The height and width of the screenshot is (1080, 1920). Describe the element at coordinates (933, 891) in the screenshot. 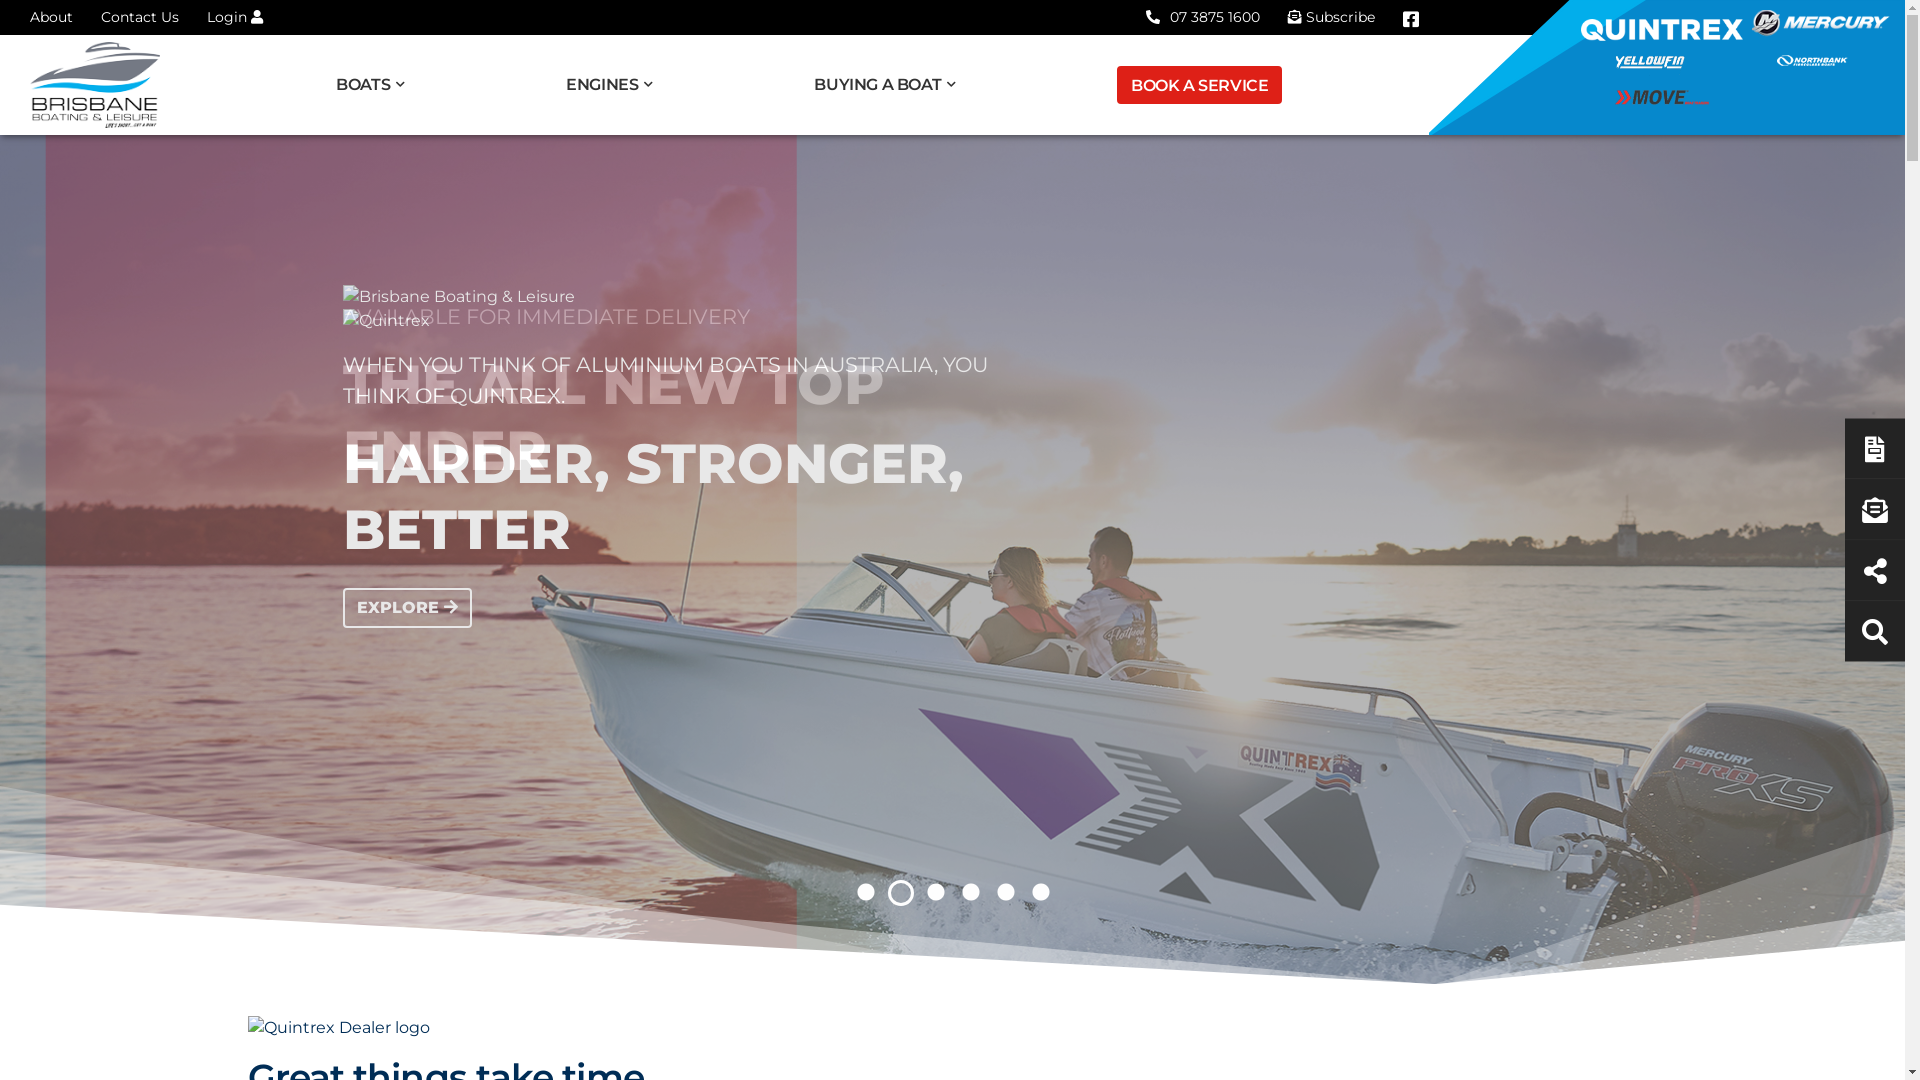

I see `'3'` at that location.